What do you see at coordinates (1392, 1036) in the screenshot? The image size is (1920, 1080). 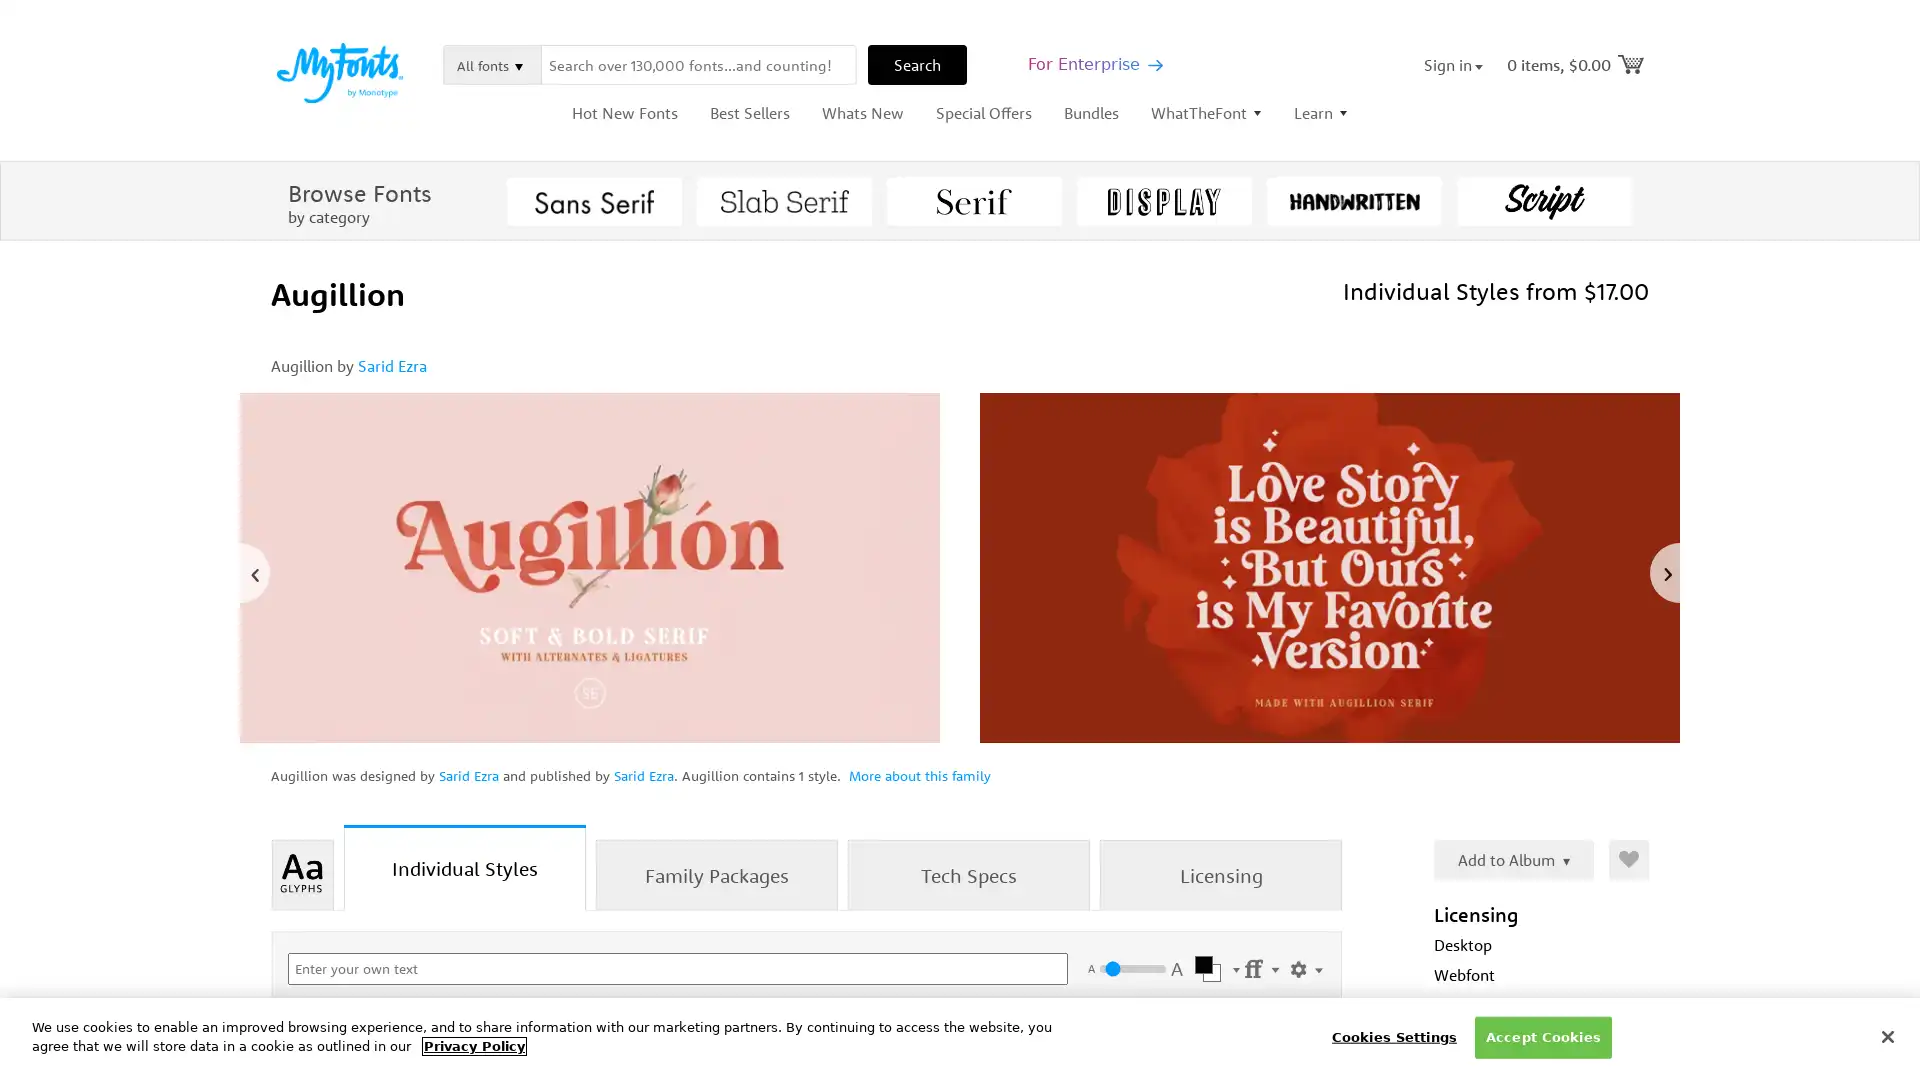 I see `Cookies Settings` at bounding box center [1392, 1036].